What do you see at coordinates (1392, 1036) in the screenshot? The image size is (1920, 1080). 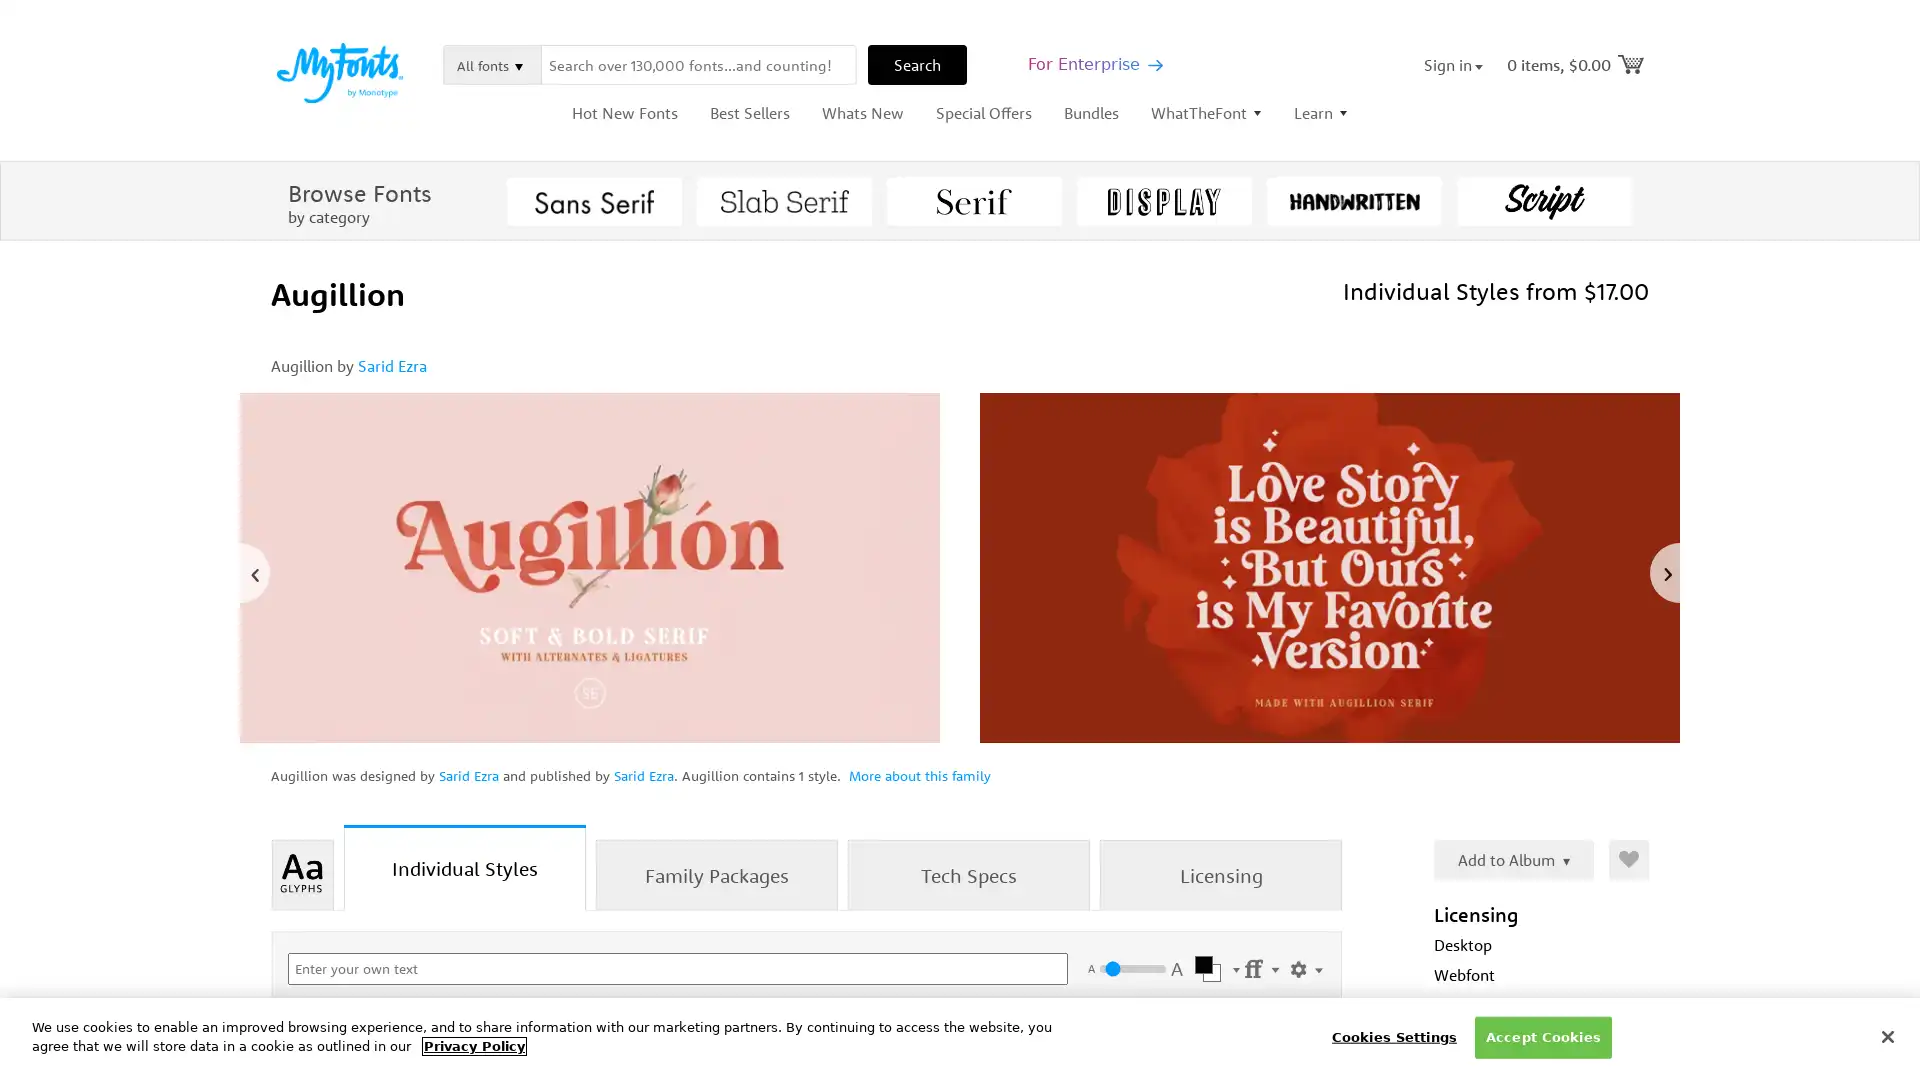 I see `Cookies Settings` at bounding box center [1392, 1036].